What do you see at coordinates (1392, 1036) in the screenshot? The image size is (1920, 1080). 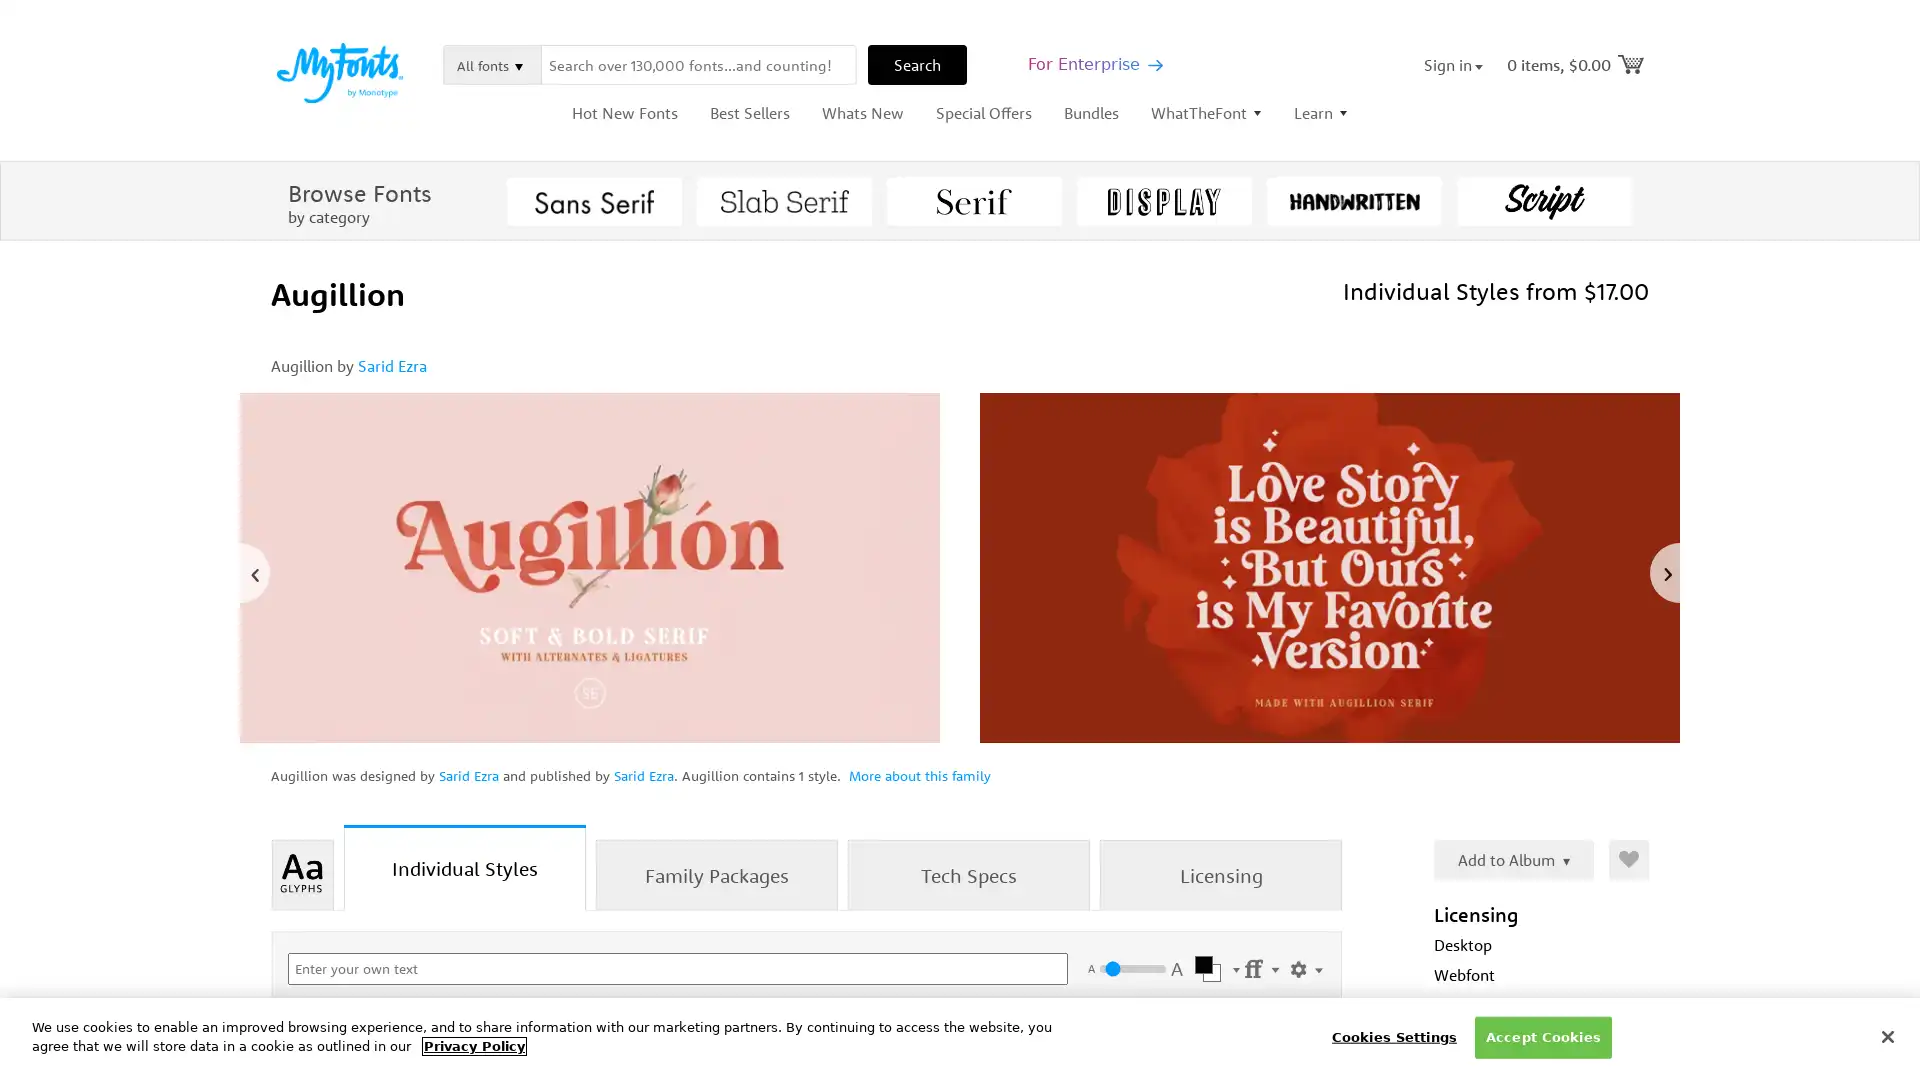 I see `Cookies Settings` at bounding box center [1392, 1036].